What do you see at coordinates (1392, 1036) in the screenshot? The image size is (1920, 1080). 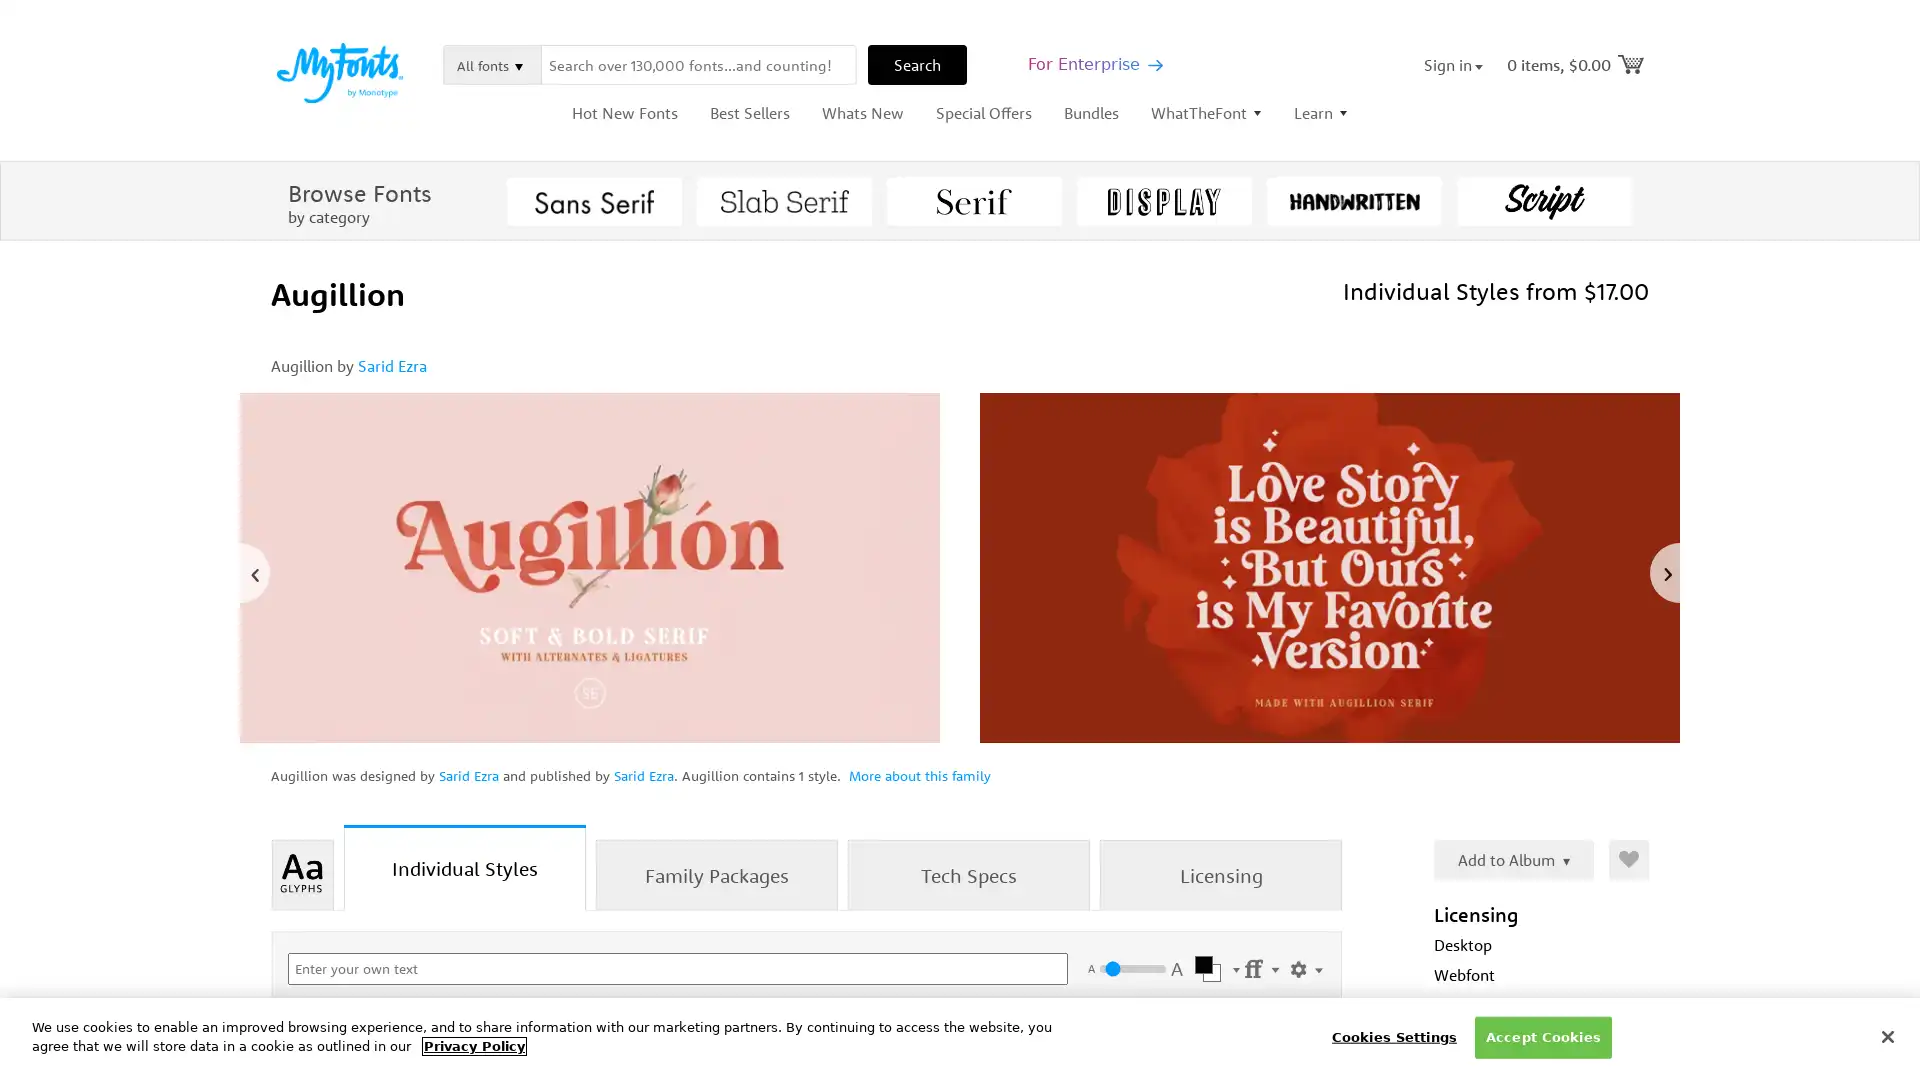 I see `Cookies Settings` at bounding box center [1392, 1036].